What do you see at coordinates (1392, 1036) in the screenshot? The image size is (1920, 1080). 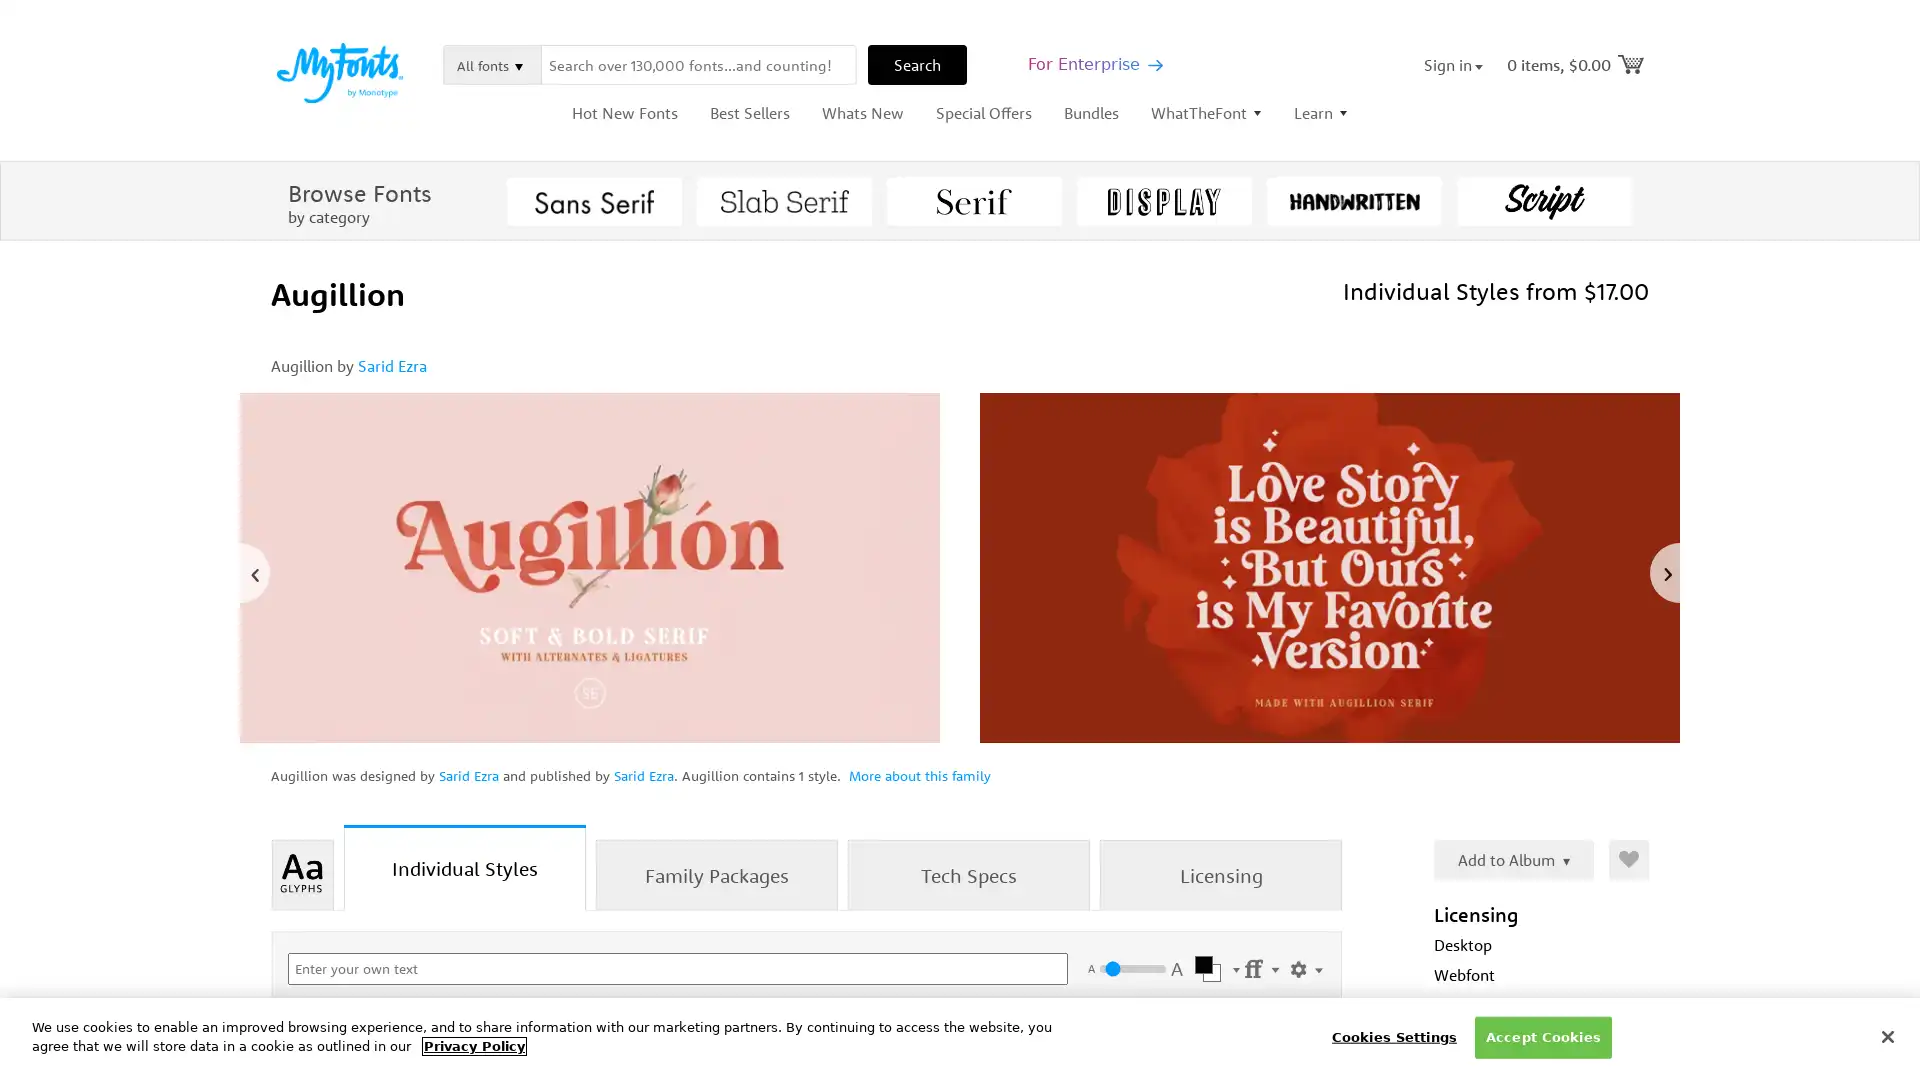 I see `Cookies Settings` at bounding box center [1392, 1036].